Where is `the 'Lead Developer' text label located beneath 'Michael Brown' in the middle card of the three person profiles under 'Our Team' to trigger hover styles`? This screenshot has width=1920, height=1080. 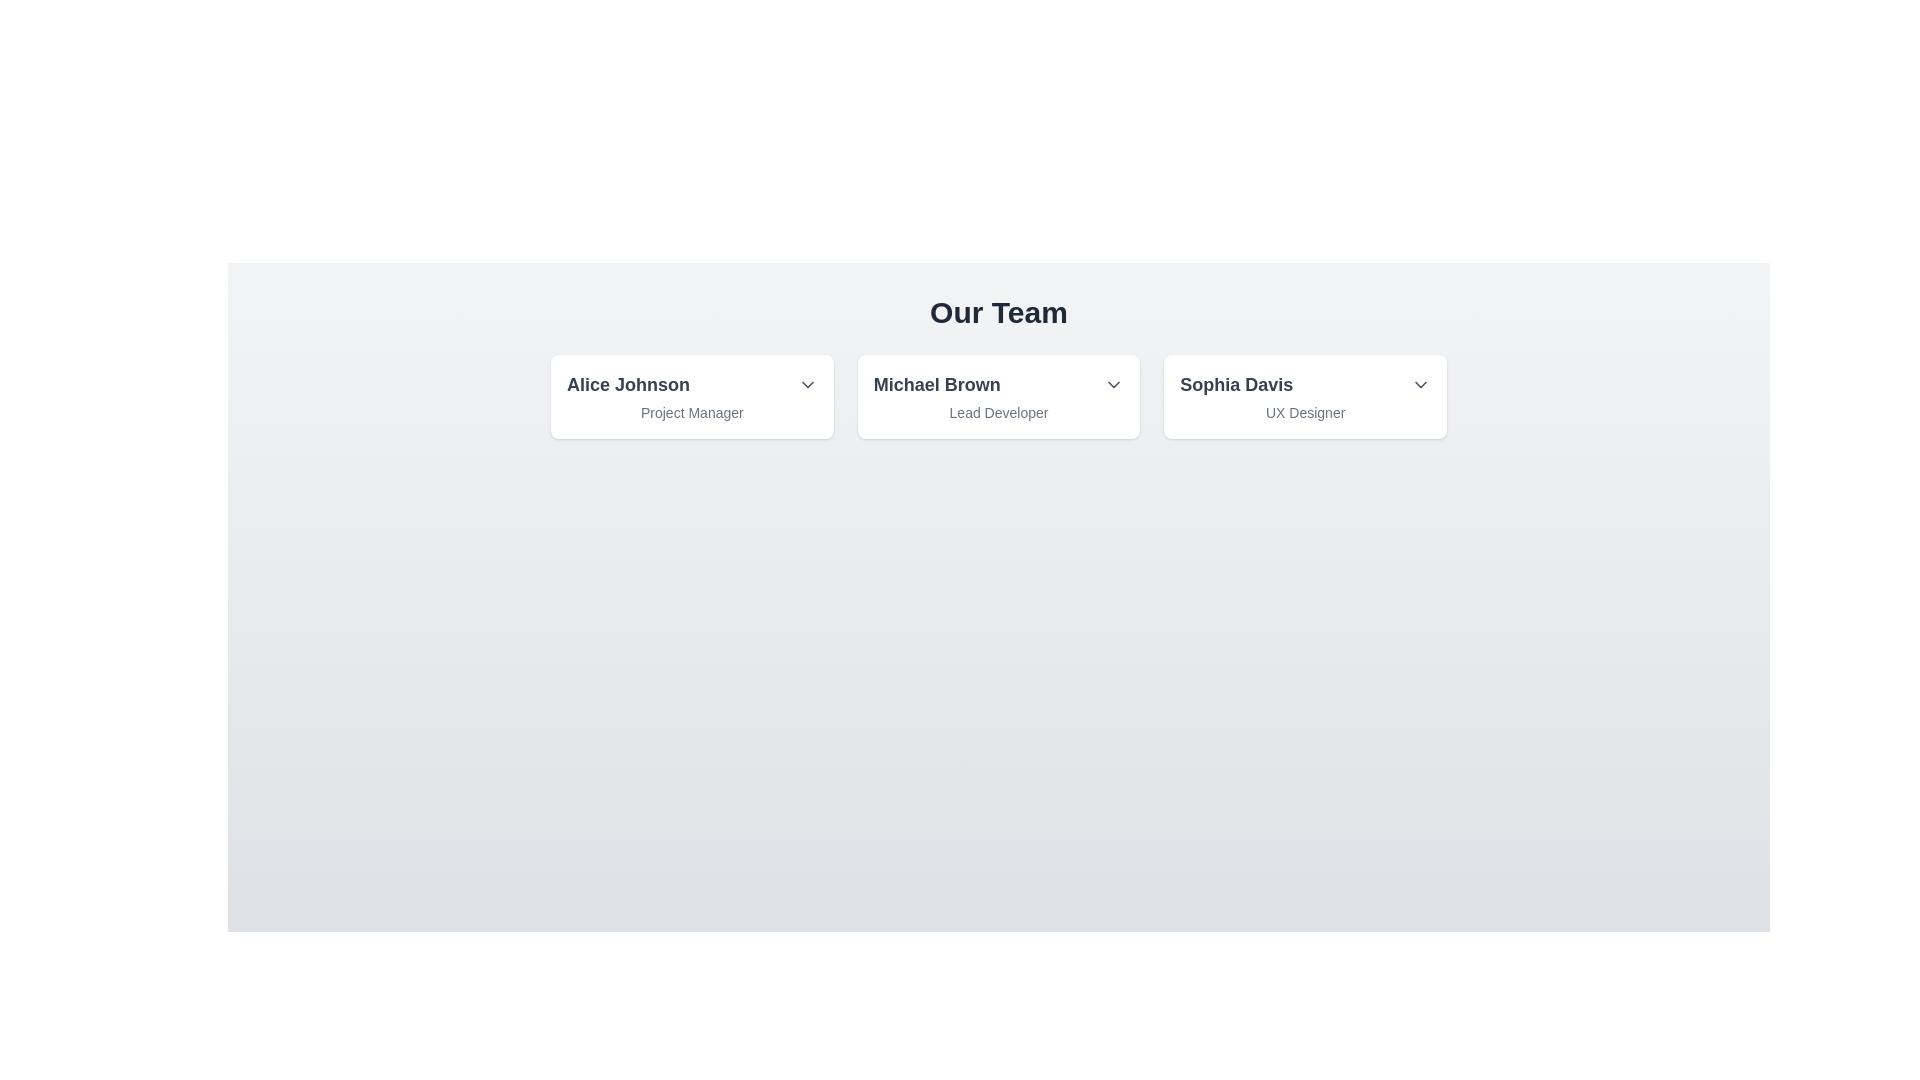
the 'Lead Developer' text label located beneath 'Michael Brown' in the middle card of the three person profiles under 'Our Team' to trigger hover styles is located at coordinates (998, 411).